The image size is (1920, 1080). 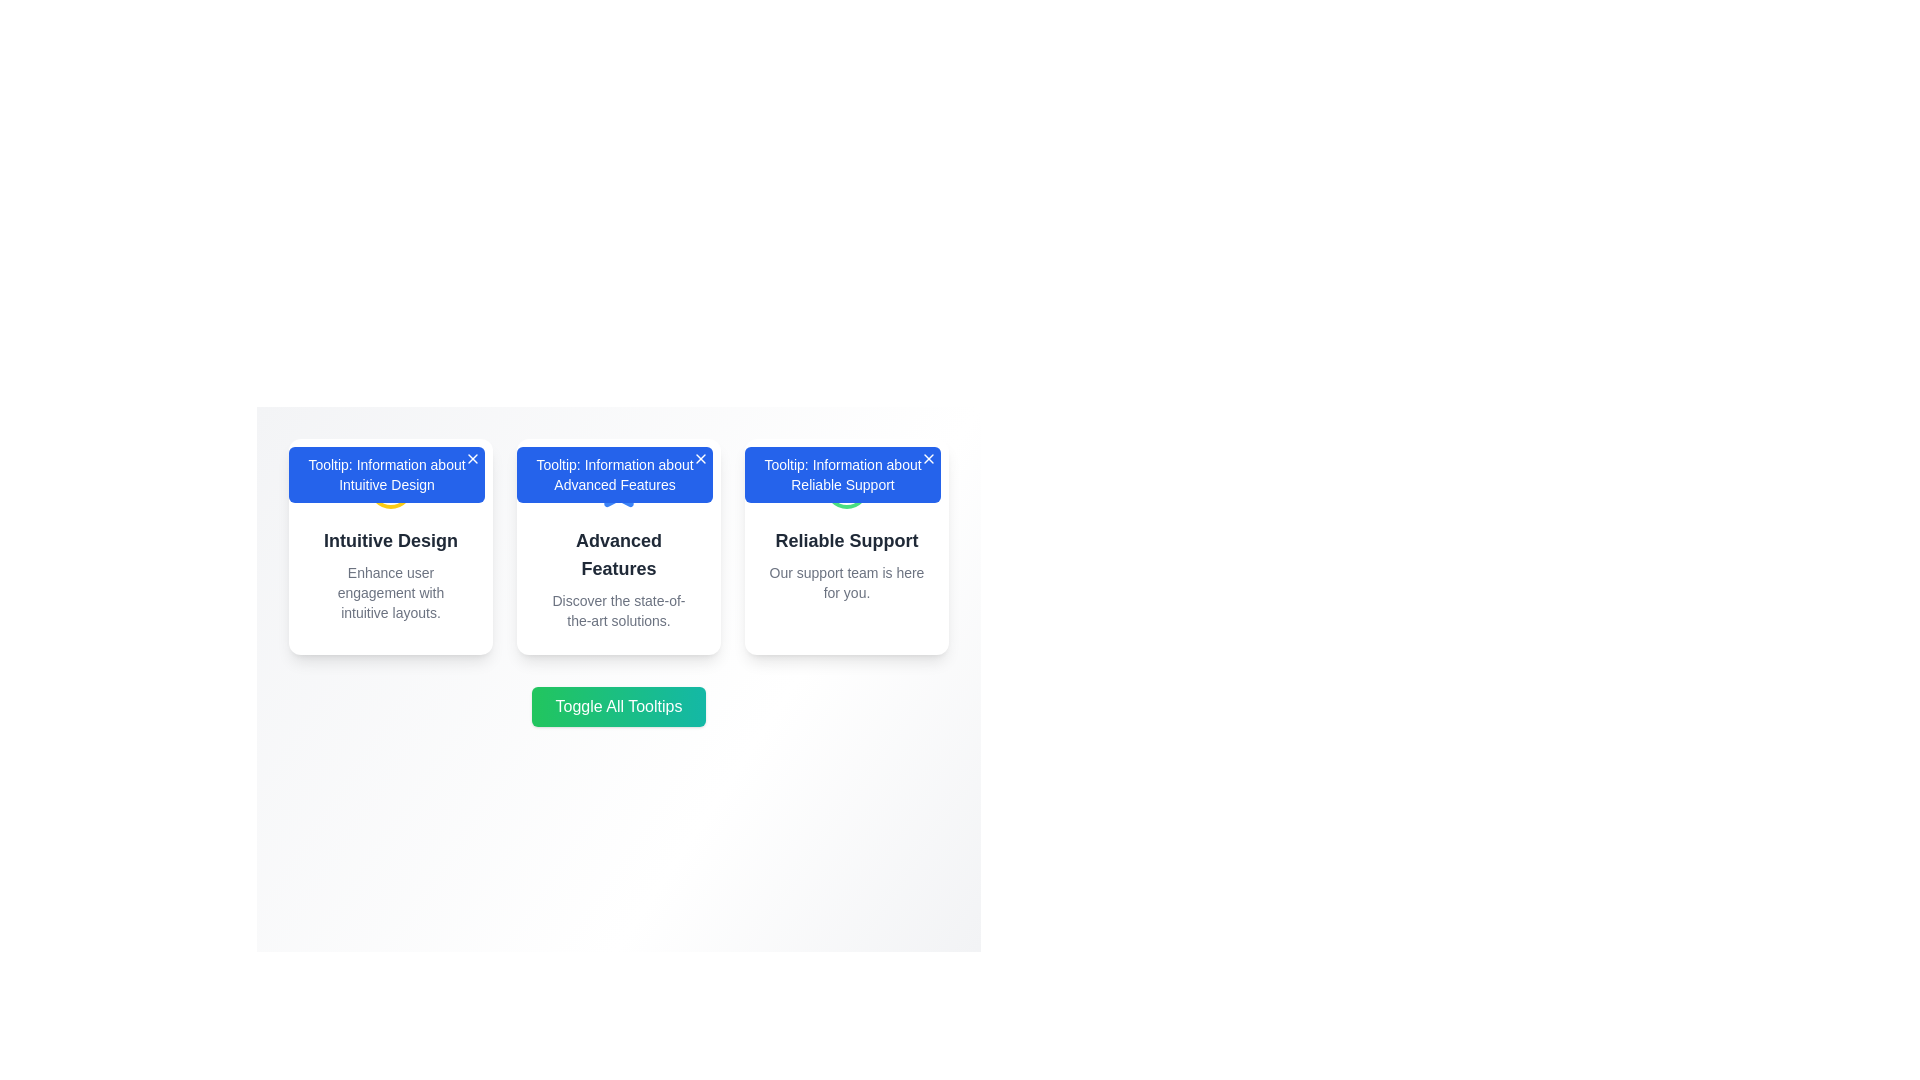 What do you see at coordinates (618, 609) in the screenshot?
I see `the text element that reads 'Discover the state-of-the-art solutions.' which is centered below the title 'Advanced Features' in the middle card of three horizontally displayed cards` at bounding box center [618, 609].